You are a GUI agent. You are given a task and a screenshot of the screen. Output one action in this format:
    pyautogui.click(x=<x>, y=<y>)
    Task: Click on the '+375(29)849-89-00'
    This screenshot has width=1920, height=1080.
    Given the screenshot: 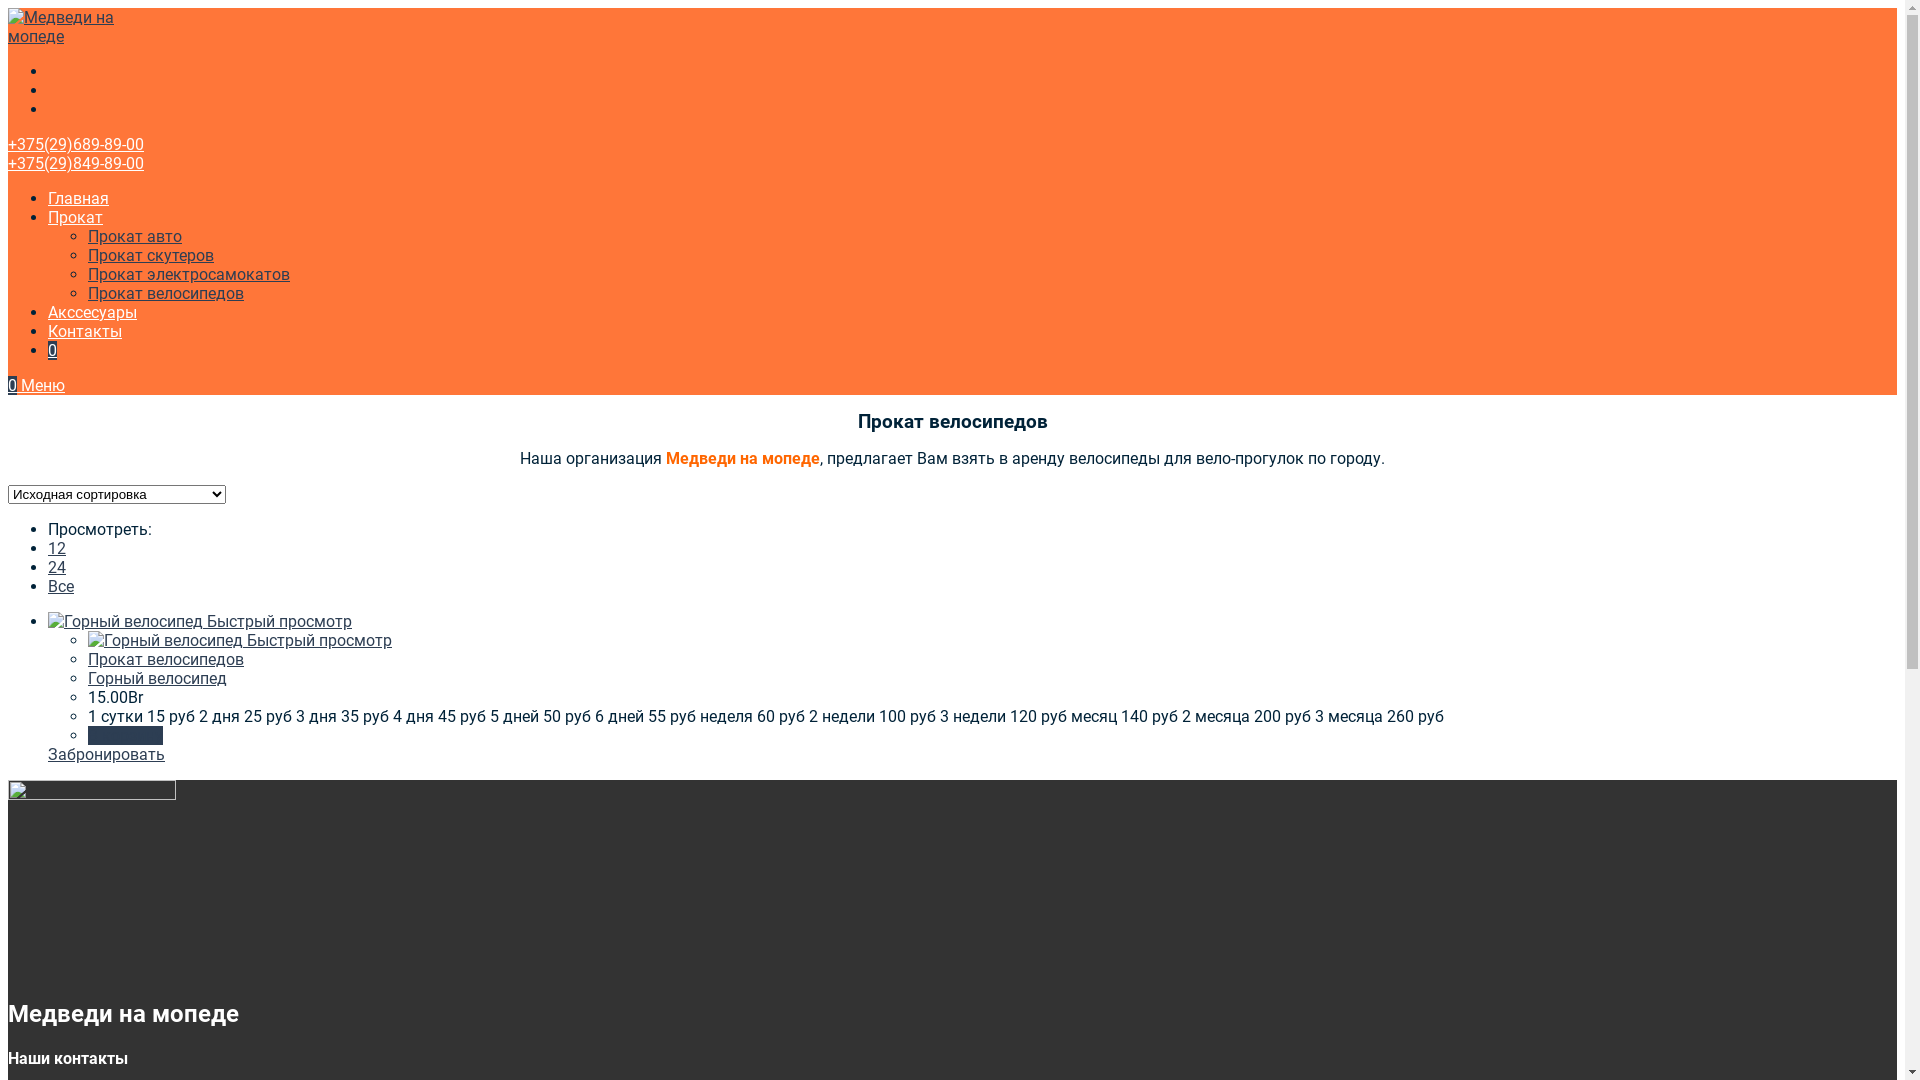 What is the action you would take?
    pyautogui.click(x=8, y=162)
    